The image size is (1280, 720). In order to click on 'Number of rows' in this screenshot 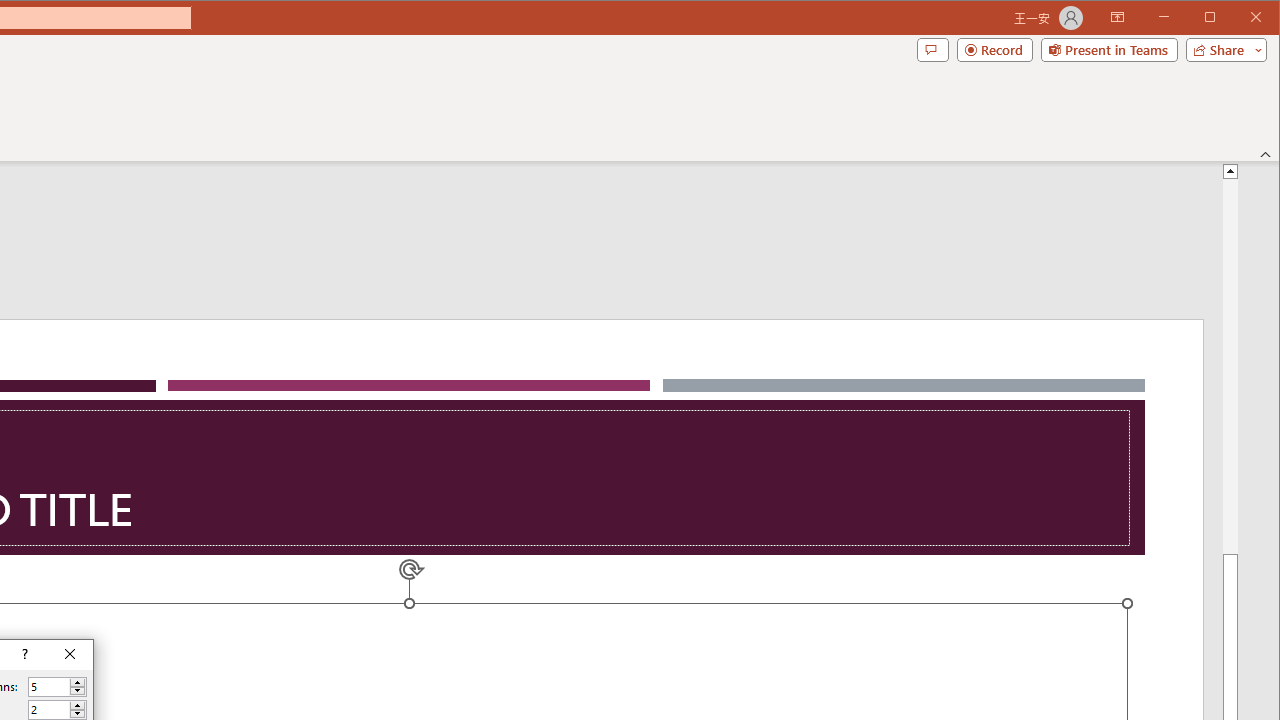, I will do `click(49, 709)`.